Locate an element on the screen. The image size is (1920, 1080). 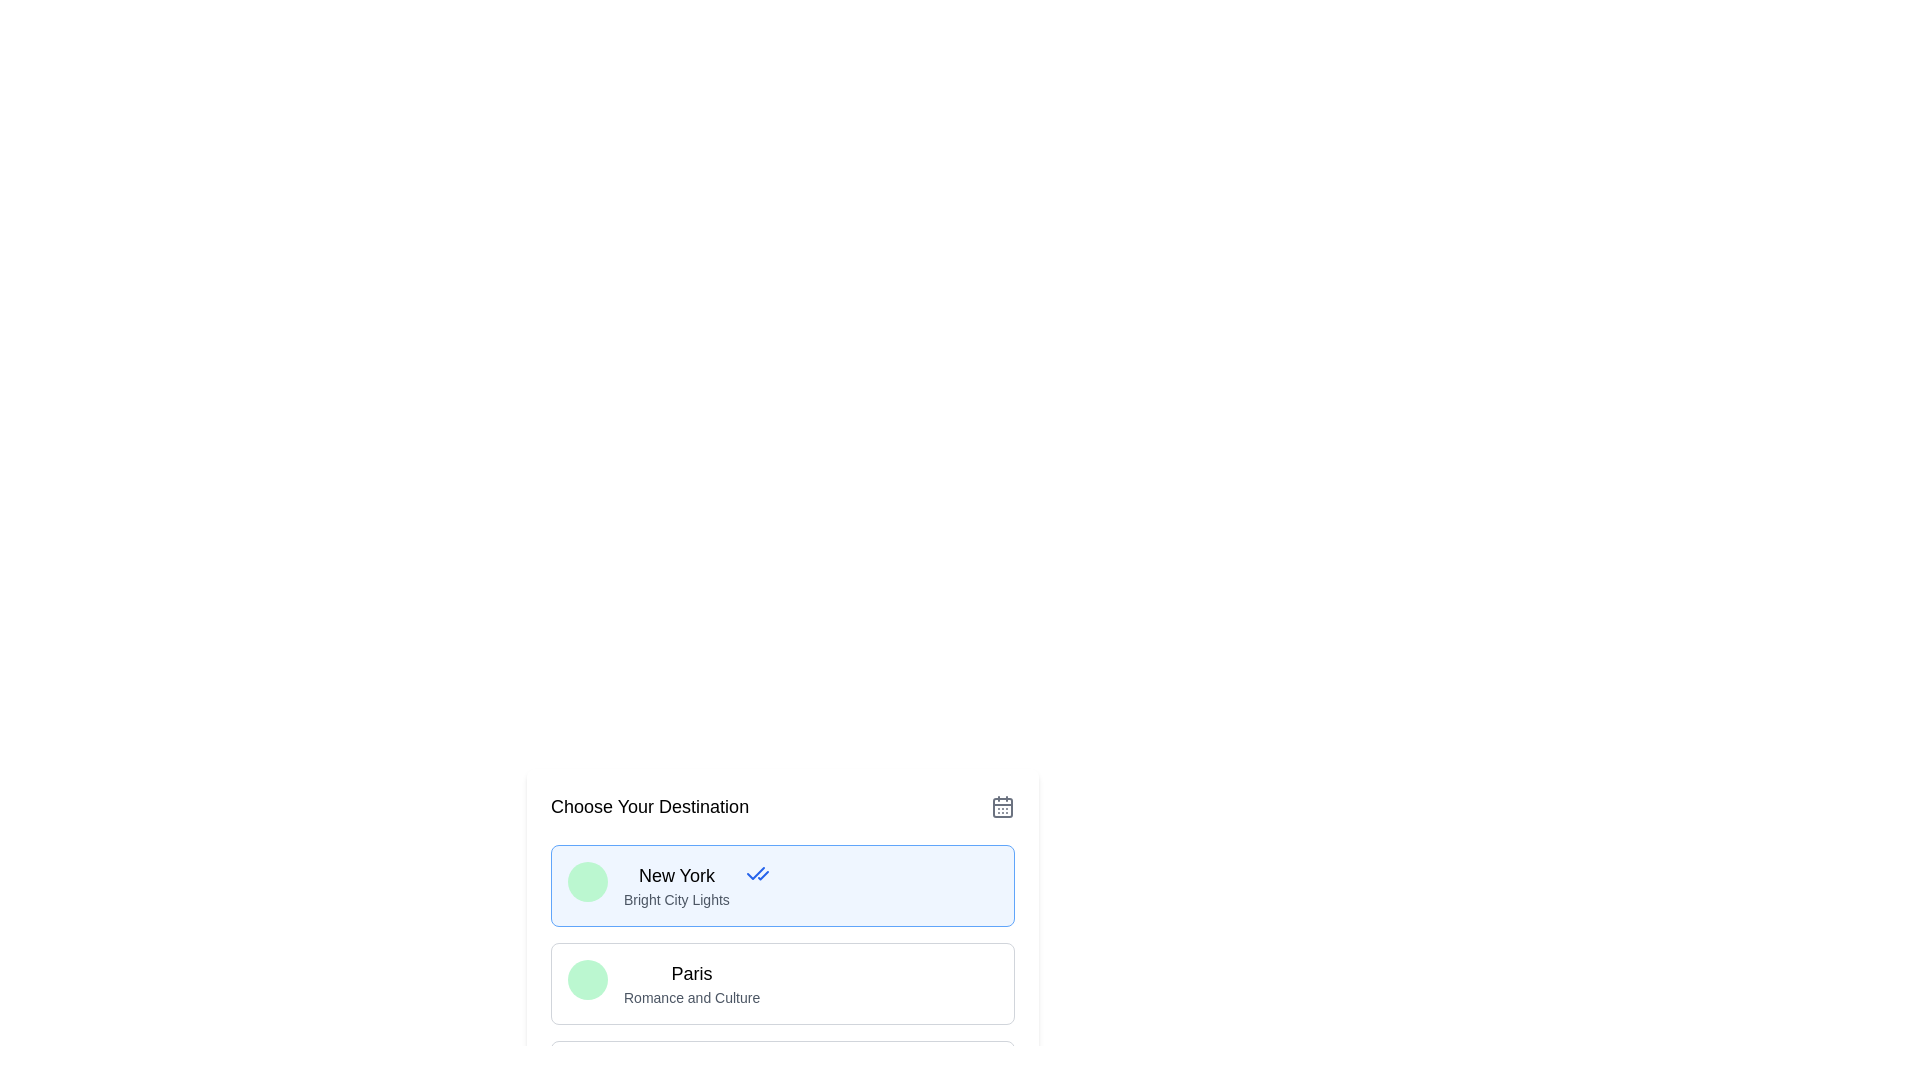
text displayed in the text section of the second destination card, which shows 'Paris' in bold and 'Romance and Culture' in a smaller font is located at coordinates (692, 982).